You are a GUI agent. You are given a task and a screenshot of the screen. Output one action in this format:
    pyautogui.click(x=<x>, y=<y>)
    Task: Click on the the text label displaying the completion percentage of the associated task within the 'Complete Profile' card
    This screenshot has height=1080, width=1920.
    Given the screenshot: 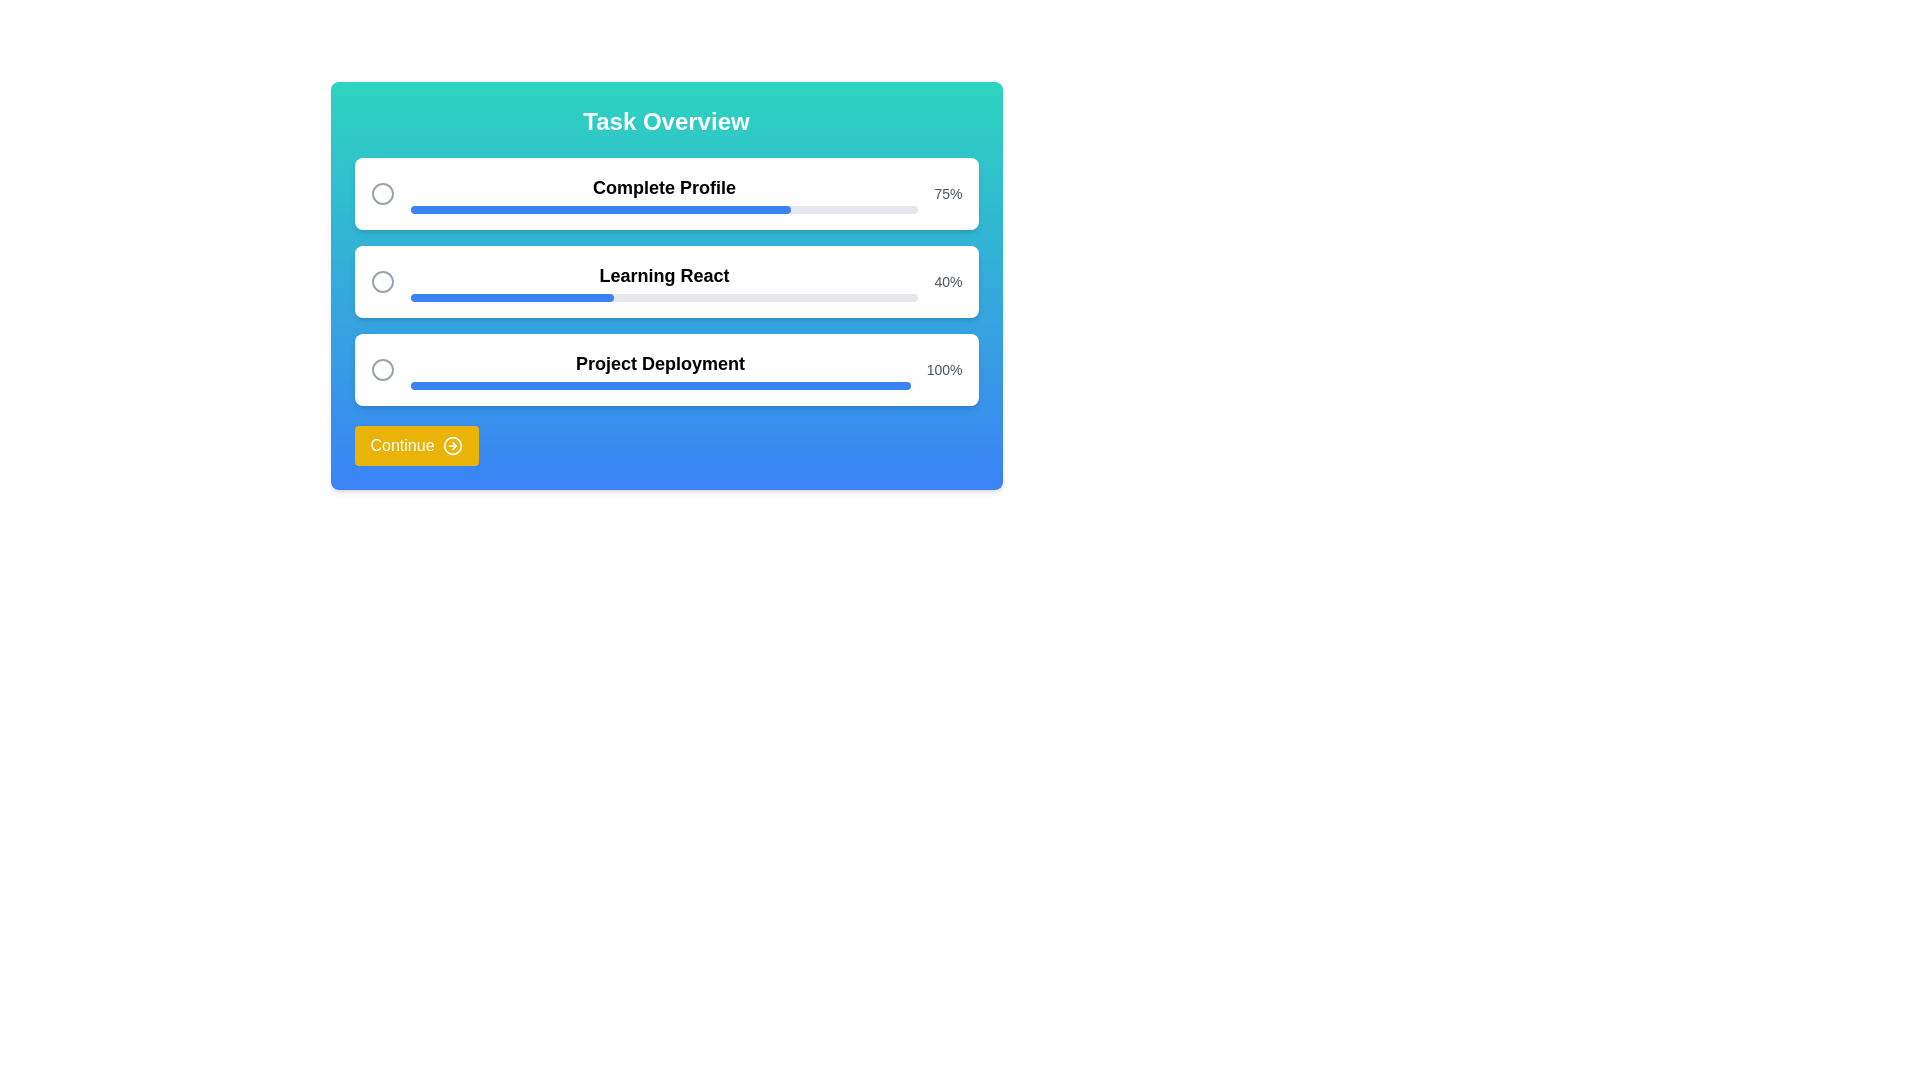 What is the action you would take?
    pyautogui.click(x=947, y=193)
    